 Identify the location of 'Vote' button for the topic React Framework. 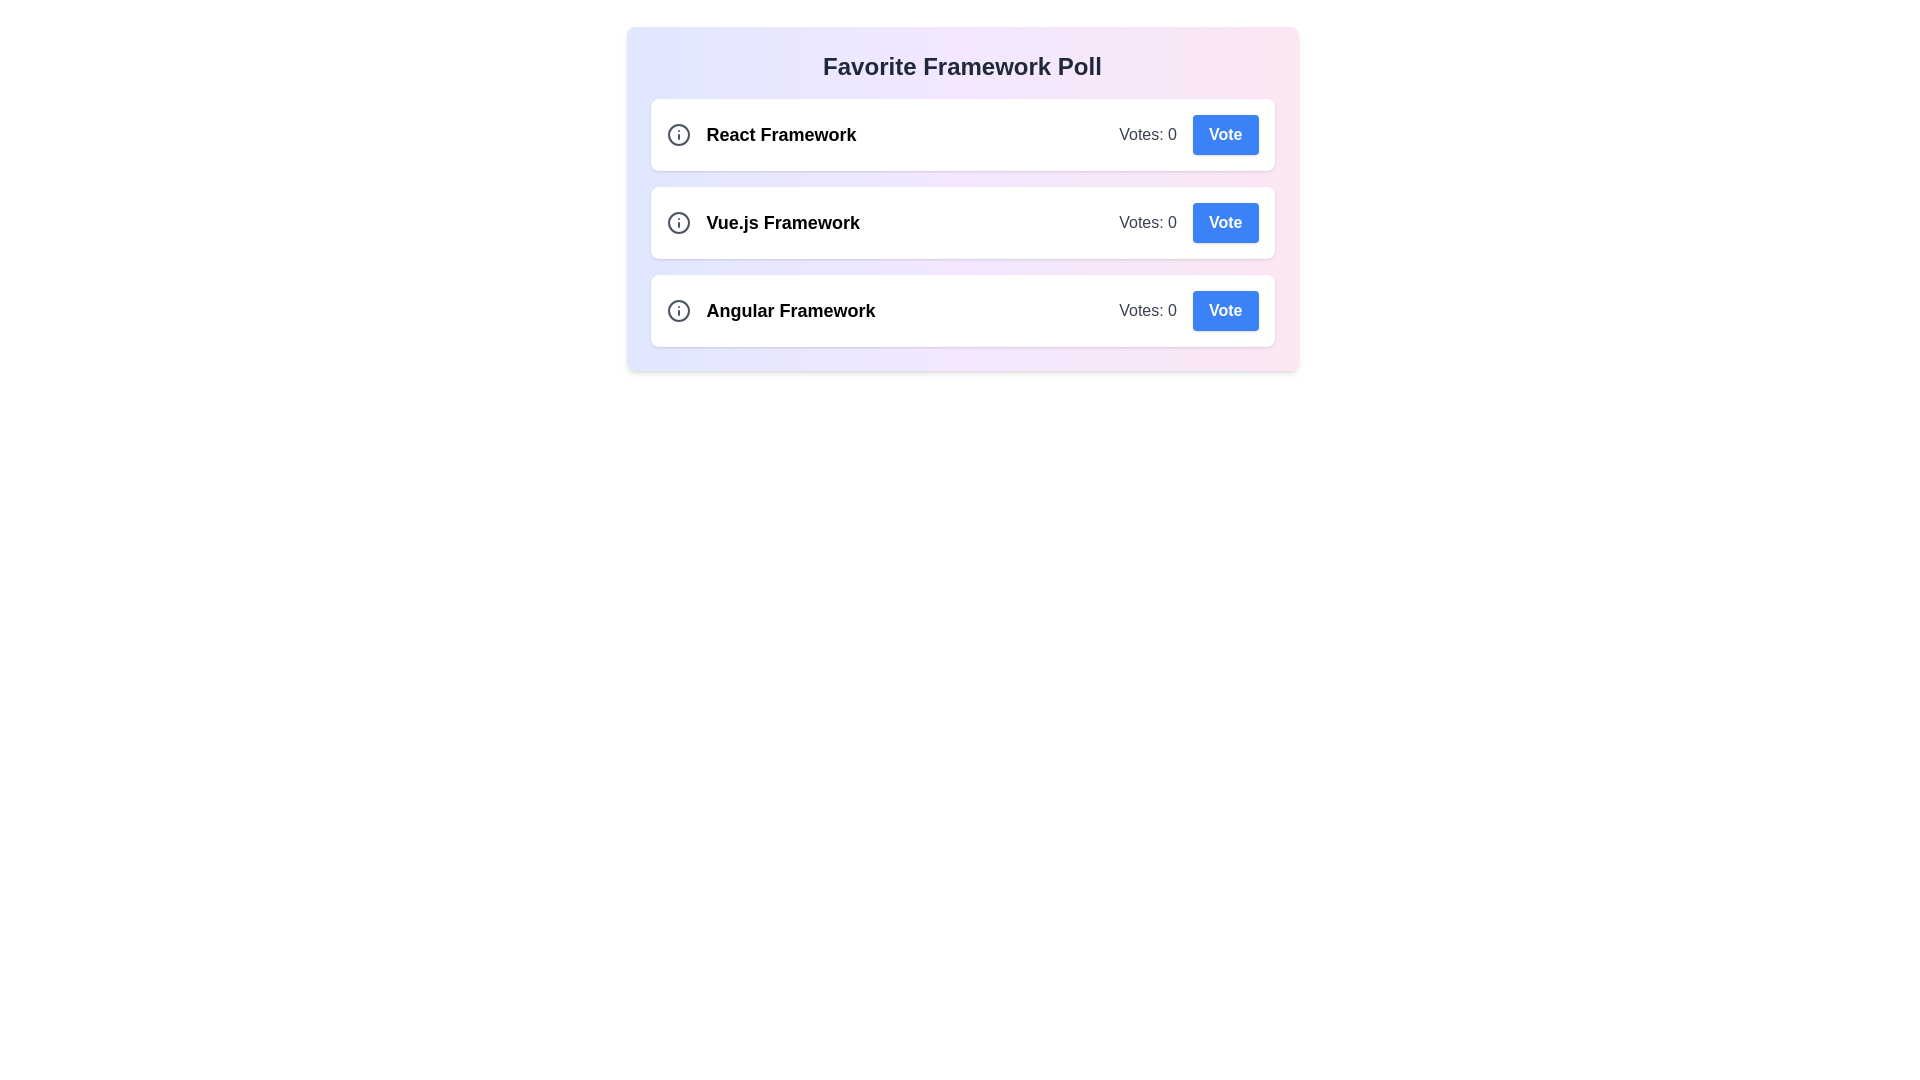
(1224, 135).